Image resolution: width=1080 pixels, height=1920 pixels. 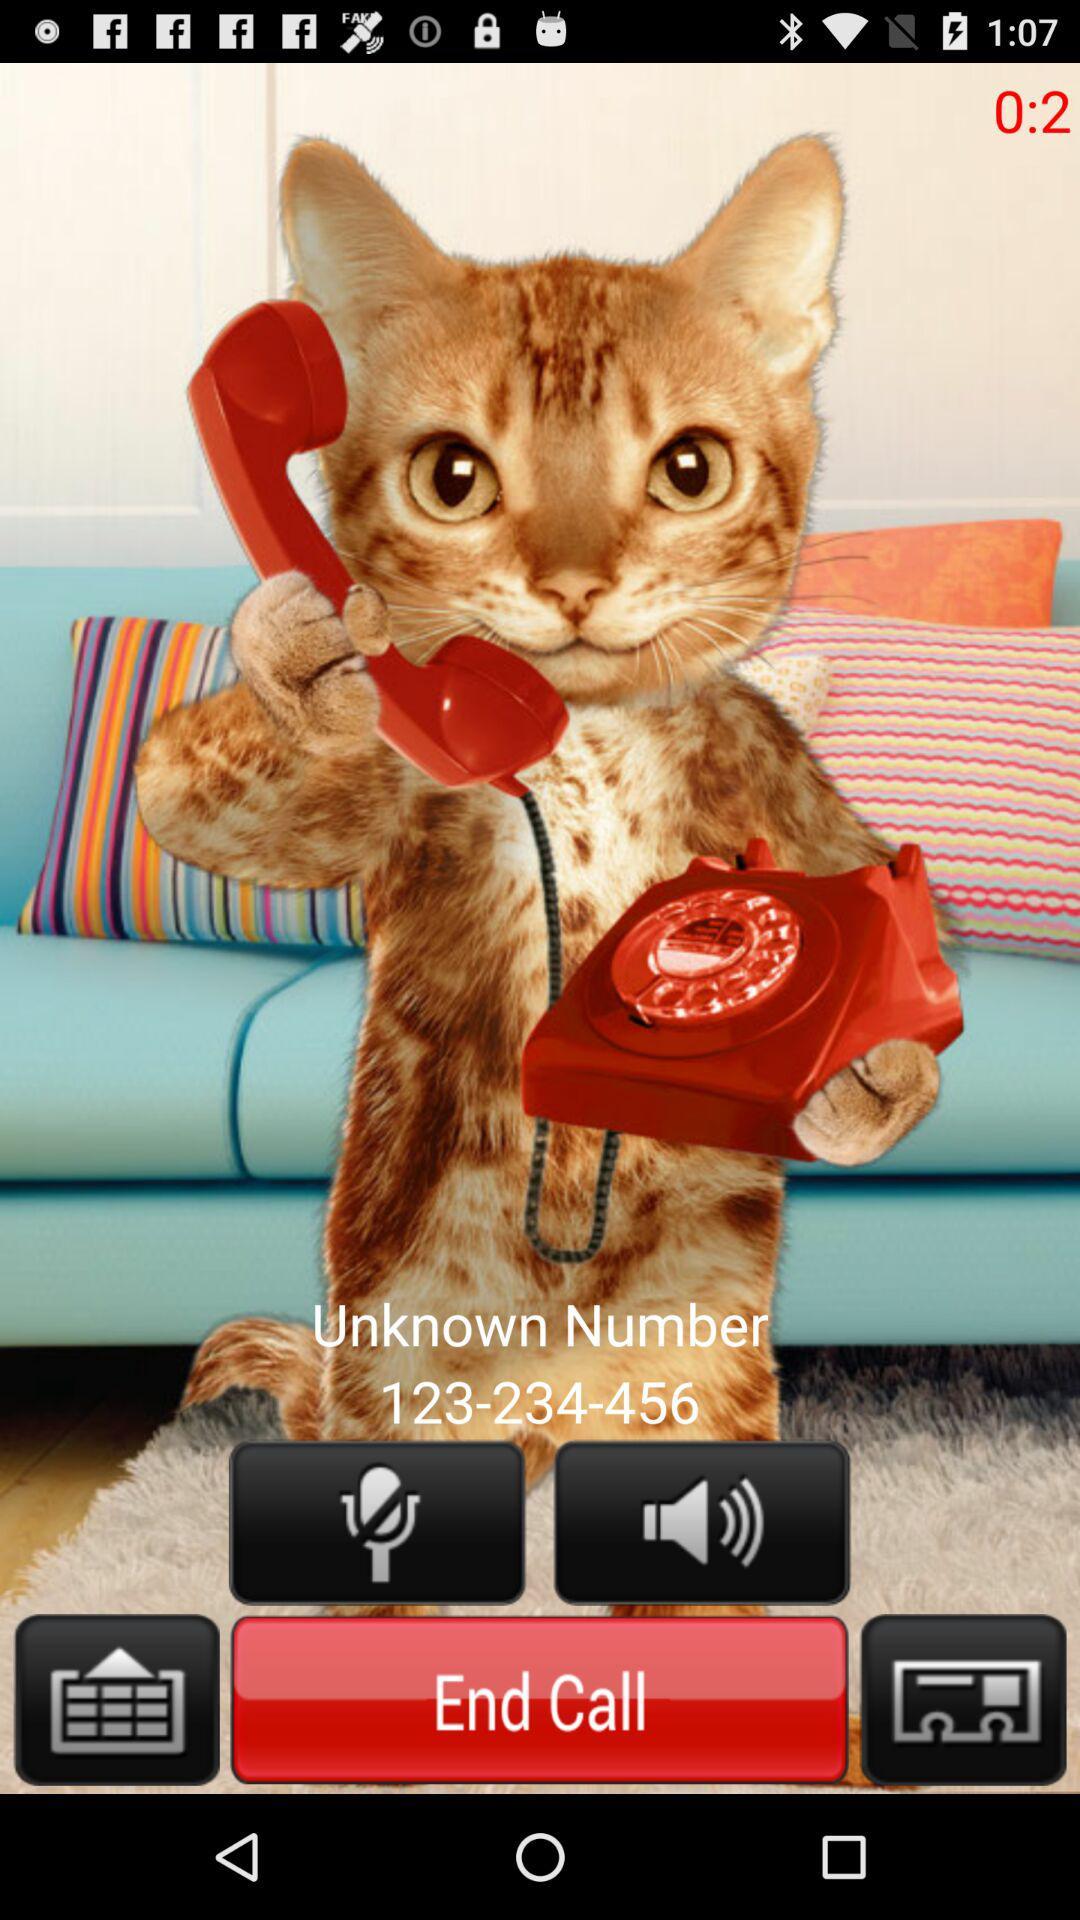 What do you see at coordinates (377, 1521) in the screenshot?
I see `mute option` at bounding box center [377, 1521].